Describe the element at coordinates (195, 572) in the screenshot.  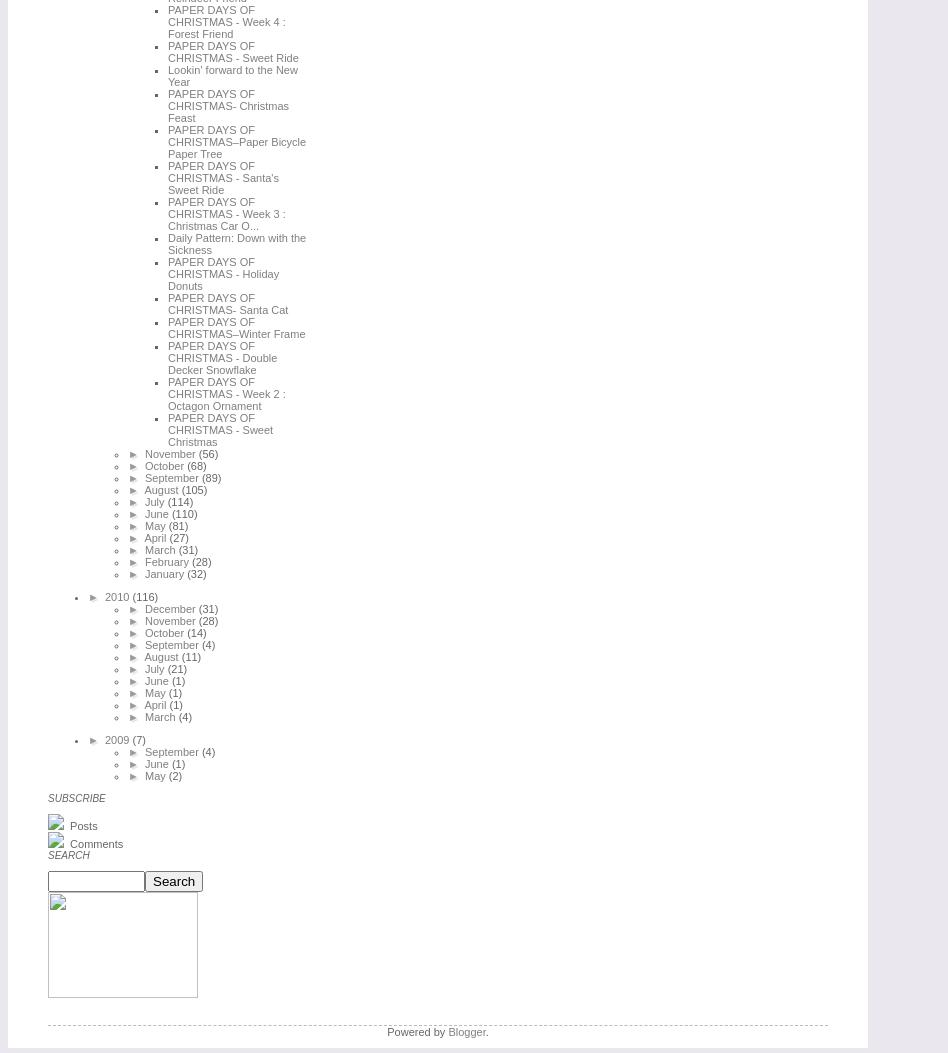
I see `'(32)'` at that location.